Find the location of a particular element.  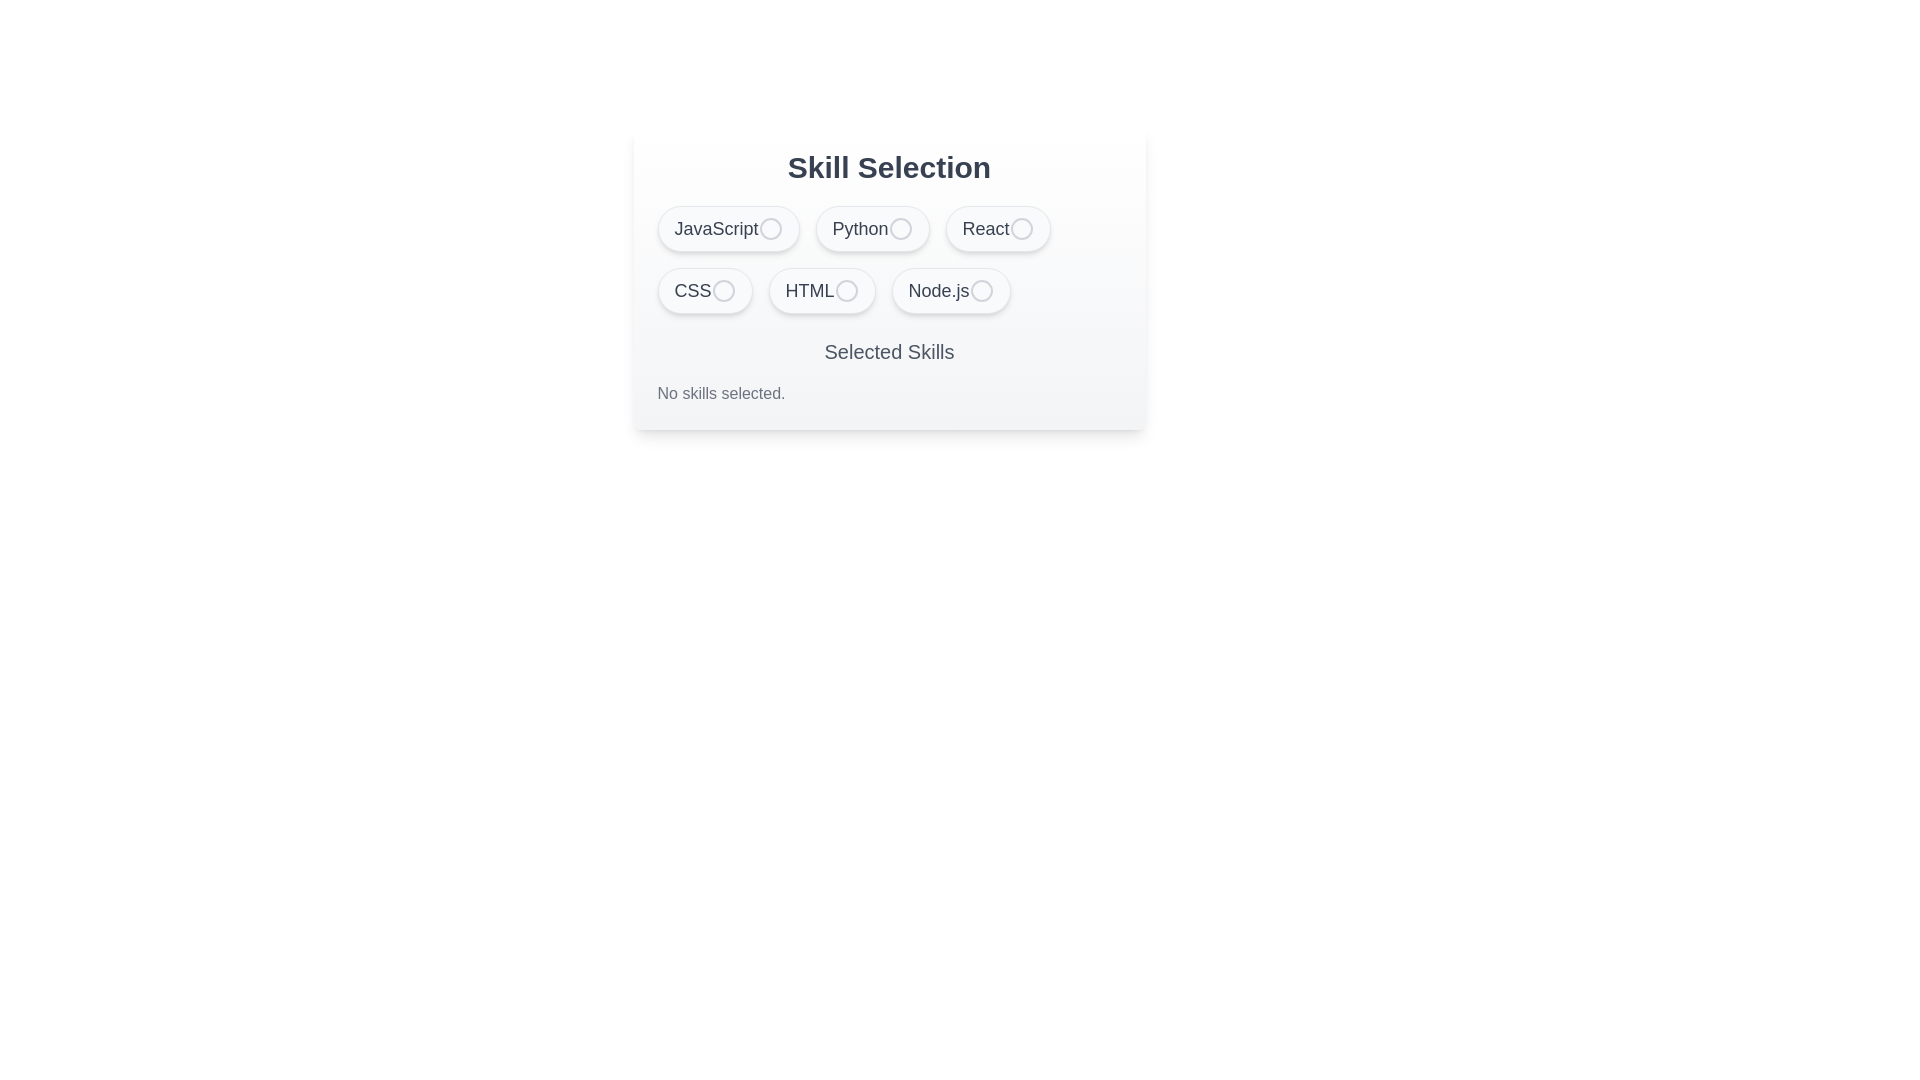

the 'React' button in the 'Skill Selection' section is located at coordinates (998, 227).